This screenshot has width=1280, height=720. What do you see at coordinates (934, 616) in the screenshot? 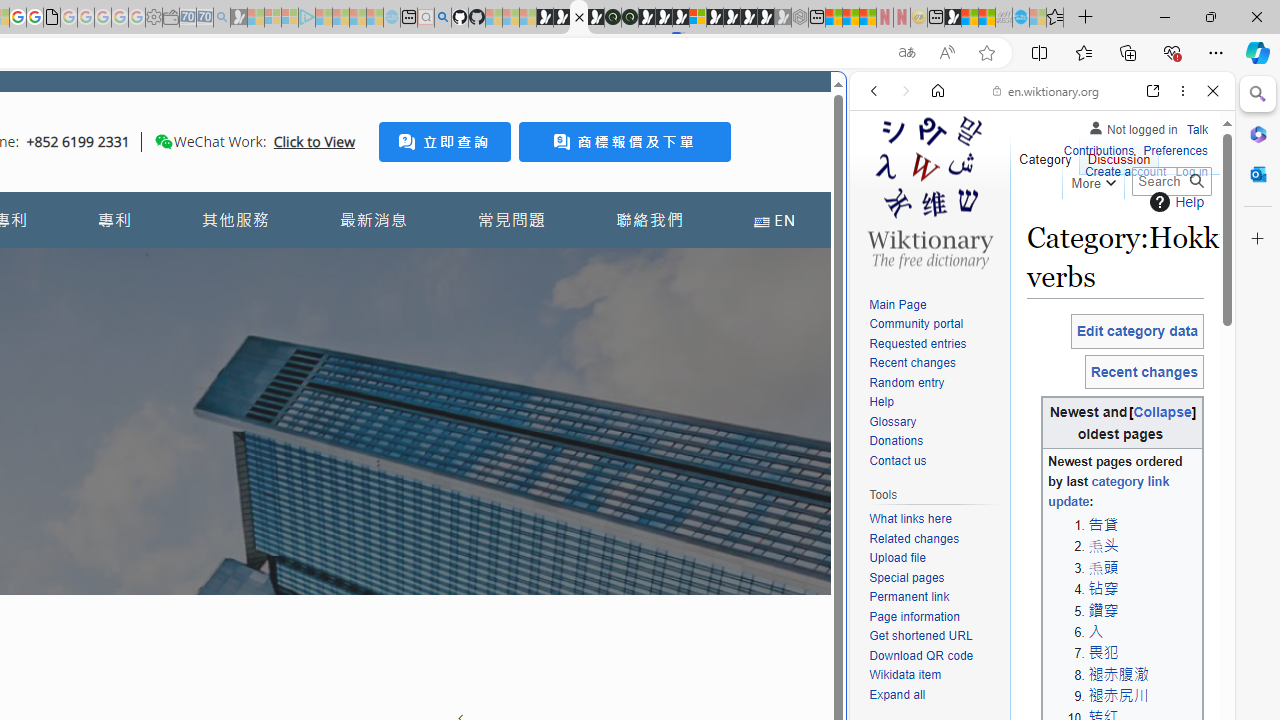
I see `'Page information'` at bounding box center [934, 616].